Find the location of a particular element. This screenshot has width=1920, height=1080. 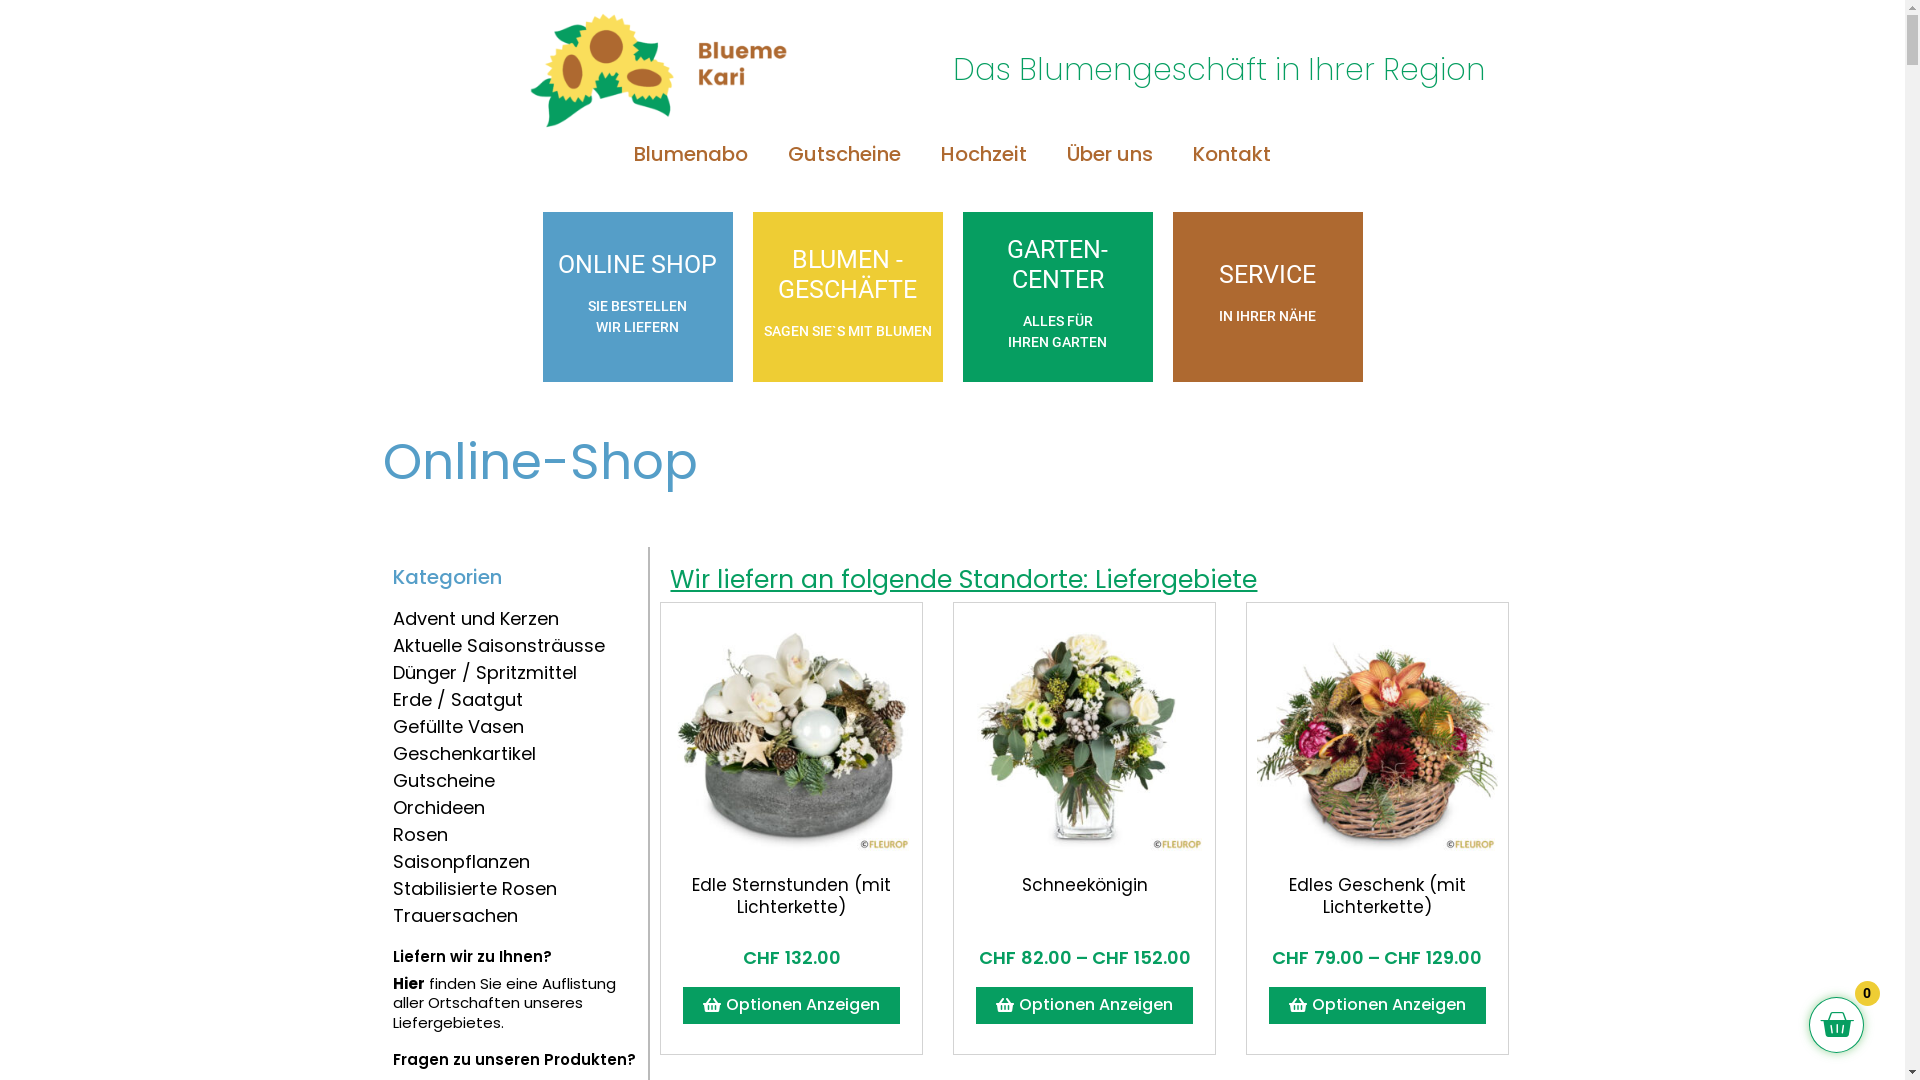

'Blumenabo' is located at coordinates (613, 153).